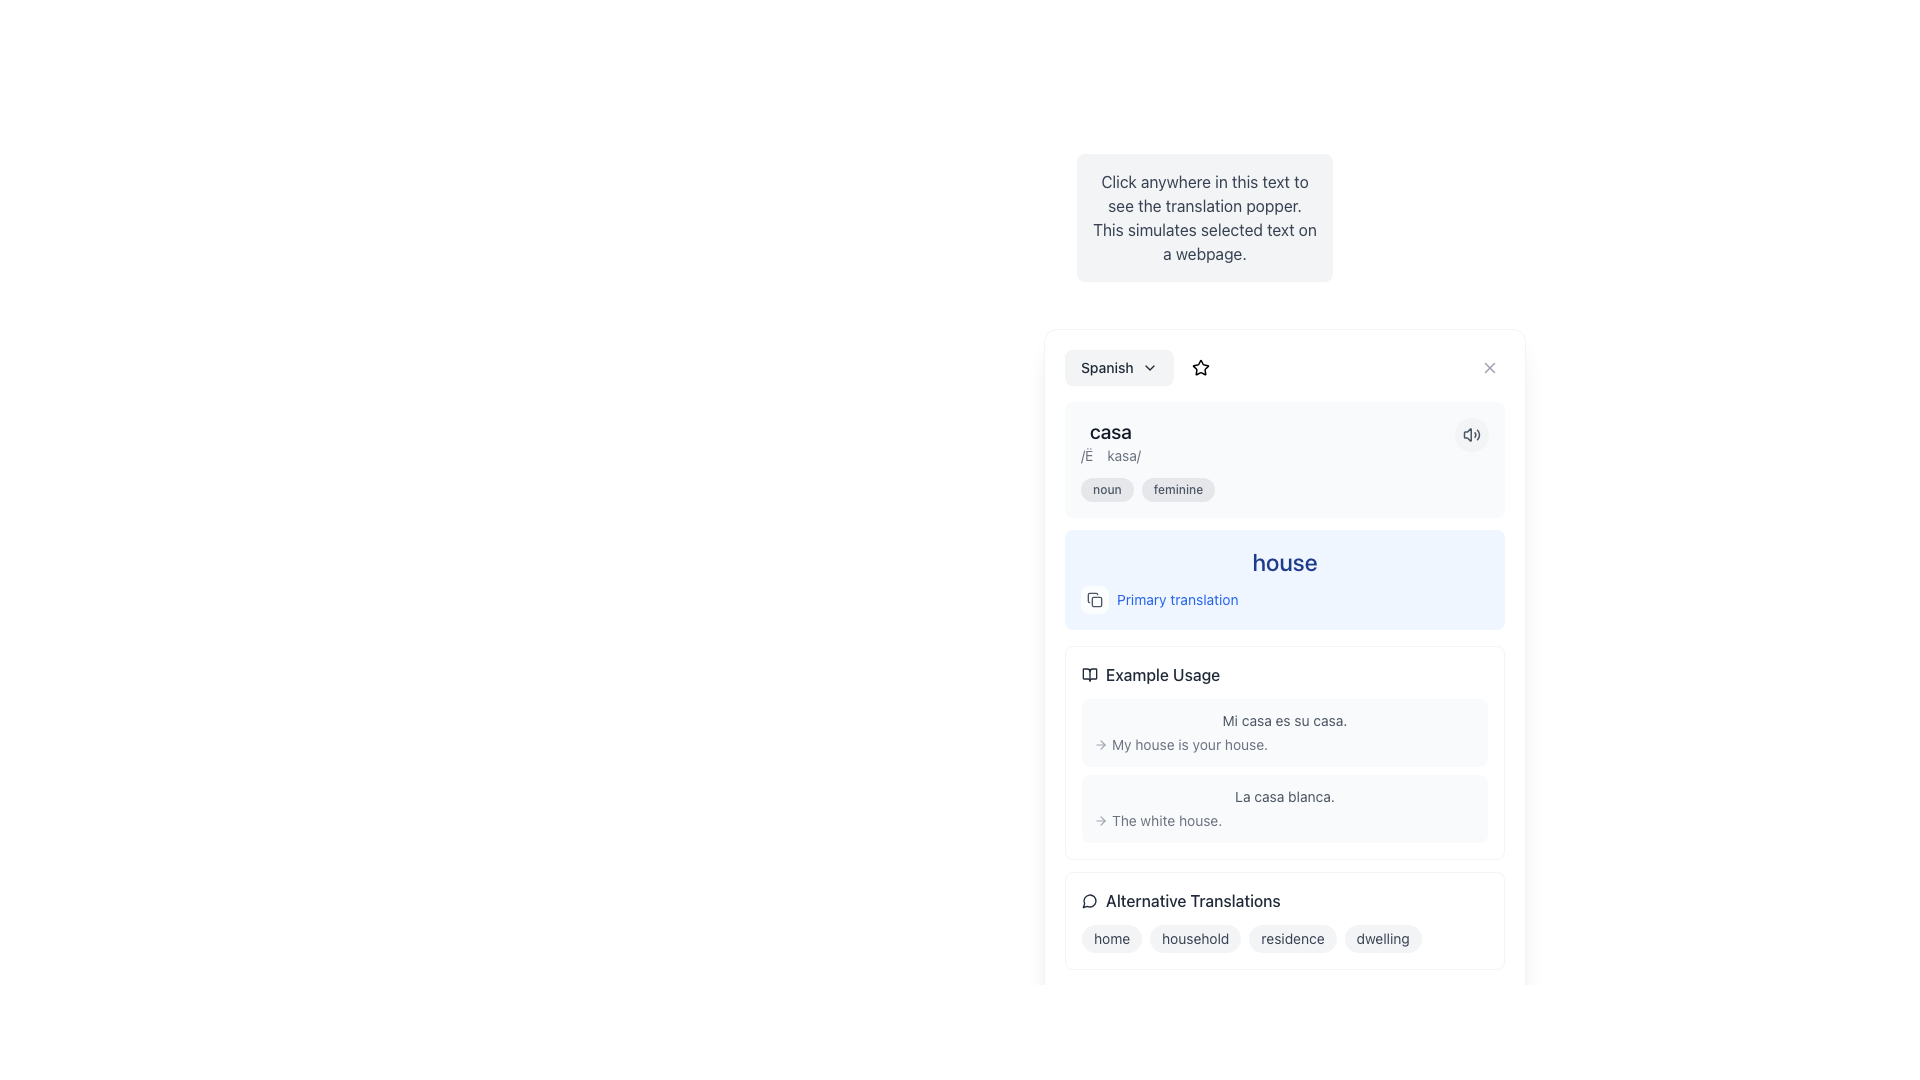  Describe the element at coordinates (1109, 455) in the screenshot. I see `text content of the text label element displaying '/Ëʷkasa/' located below the word 'casa' and styled to indicate supplementary information` at that location.